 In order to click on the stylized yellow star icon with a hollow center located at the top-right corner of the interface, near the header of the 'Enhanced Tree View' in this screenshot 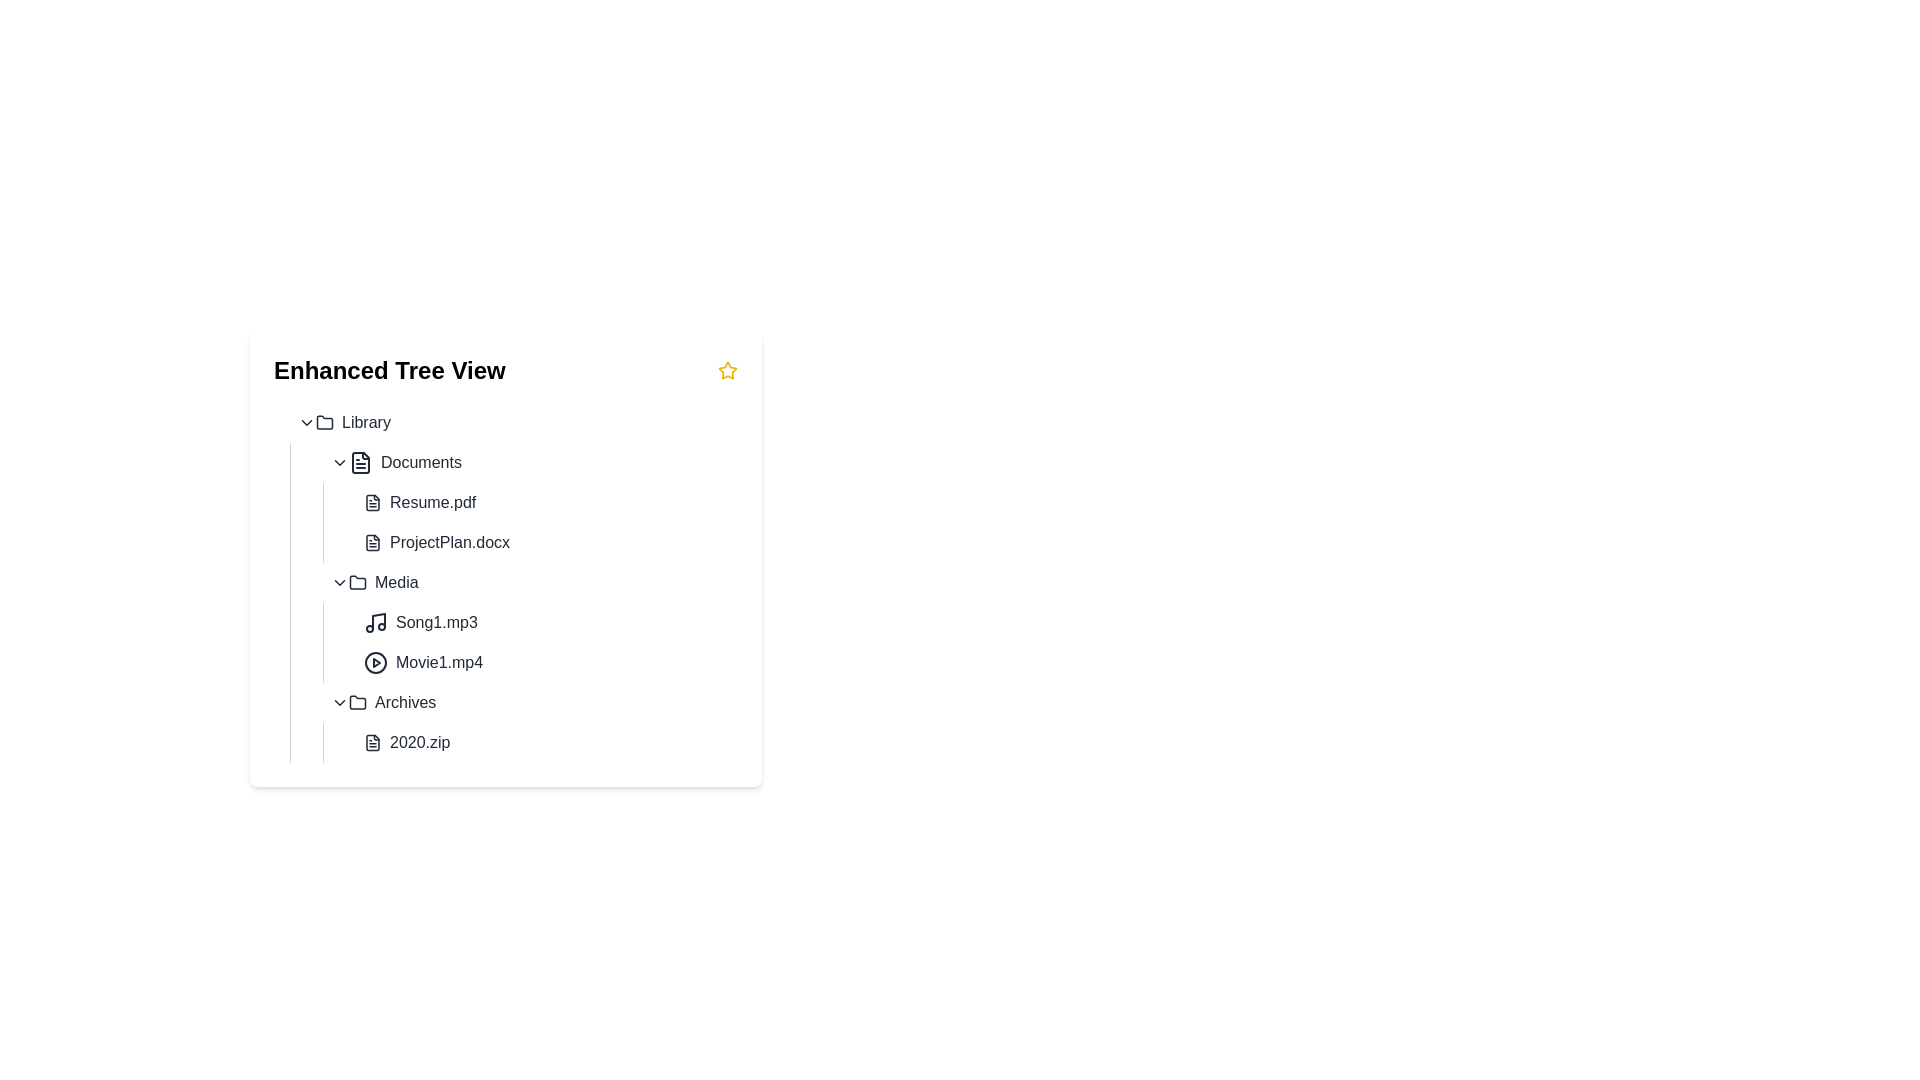, I will do `click(727, 370)`.